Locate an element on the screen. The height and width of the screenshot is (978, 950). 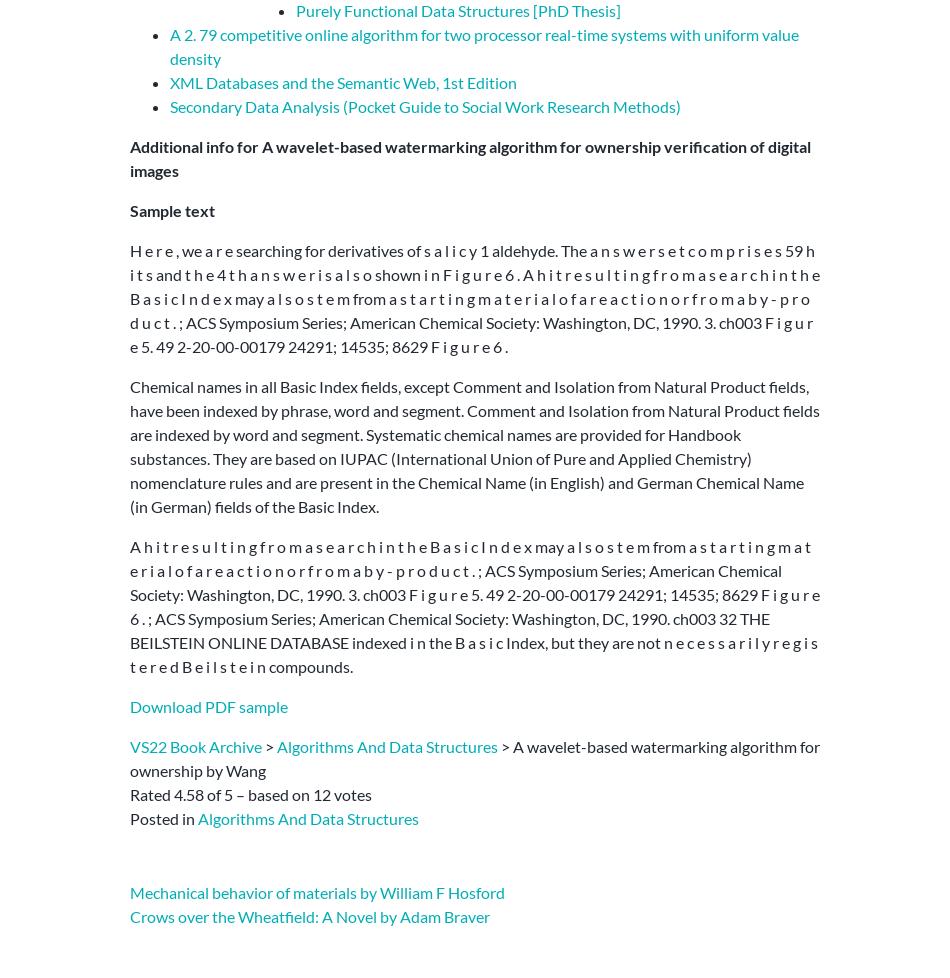
'4.58' is located at coordinates (188, 792).